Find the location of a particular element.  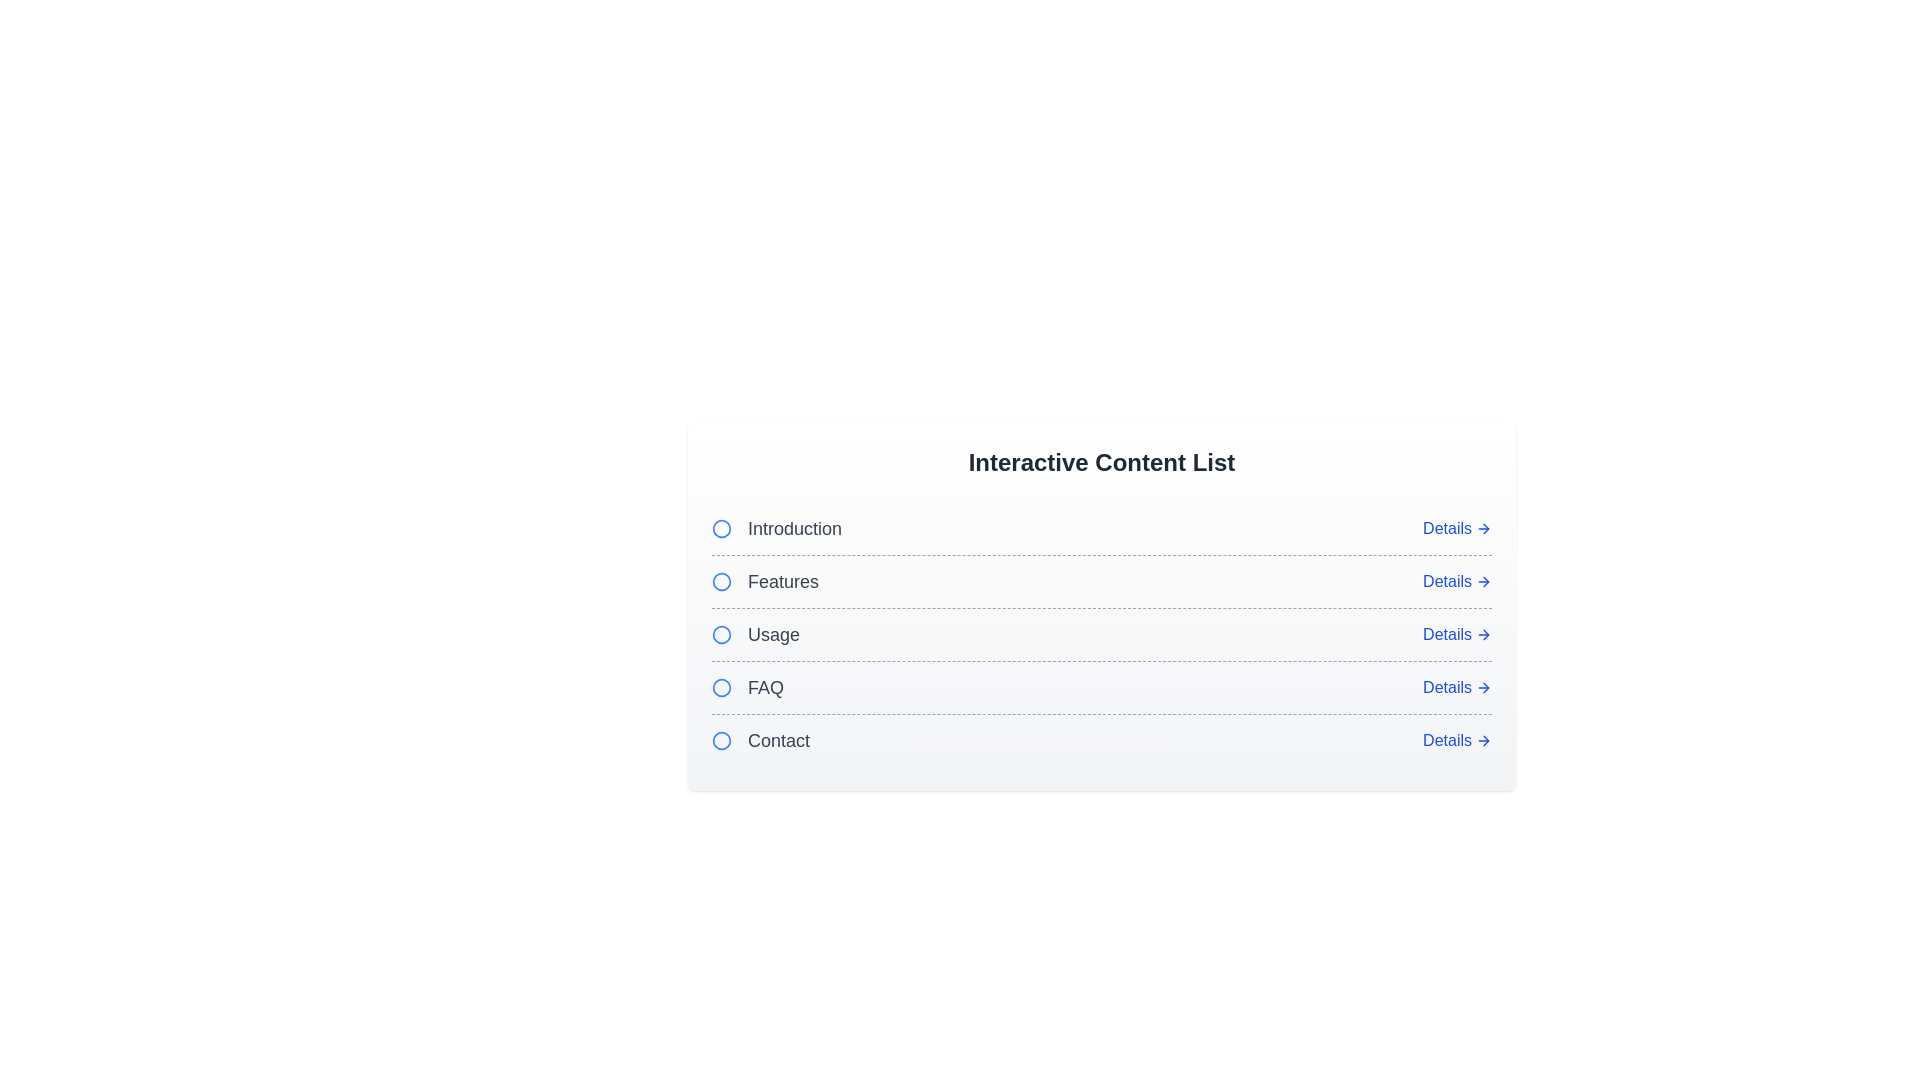

the 'Contact' text label in the fifth row of the 'Interactive Content List', which is styled in medium gray and bold, with a blue circle icon to its left is located at coordinates (760, 740).